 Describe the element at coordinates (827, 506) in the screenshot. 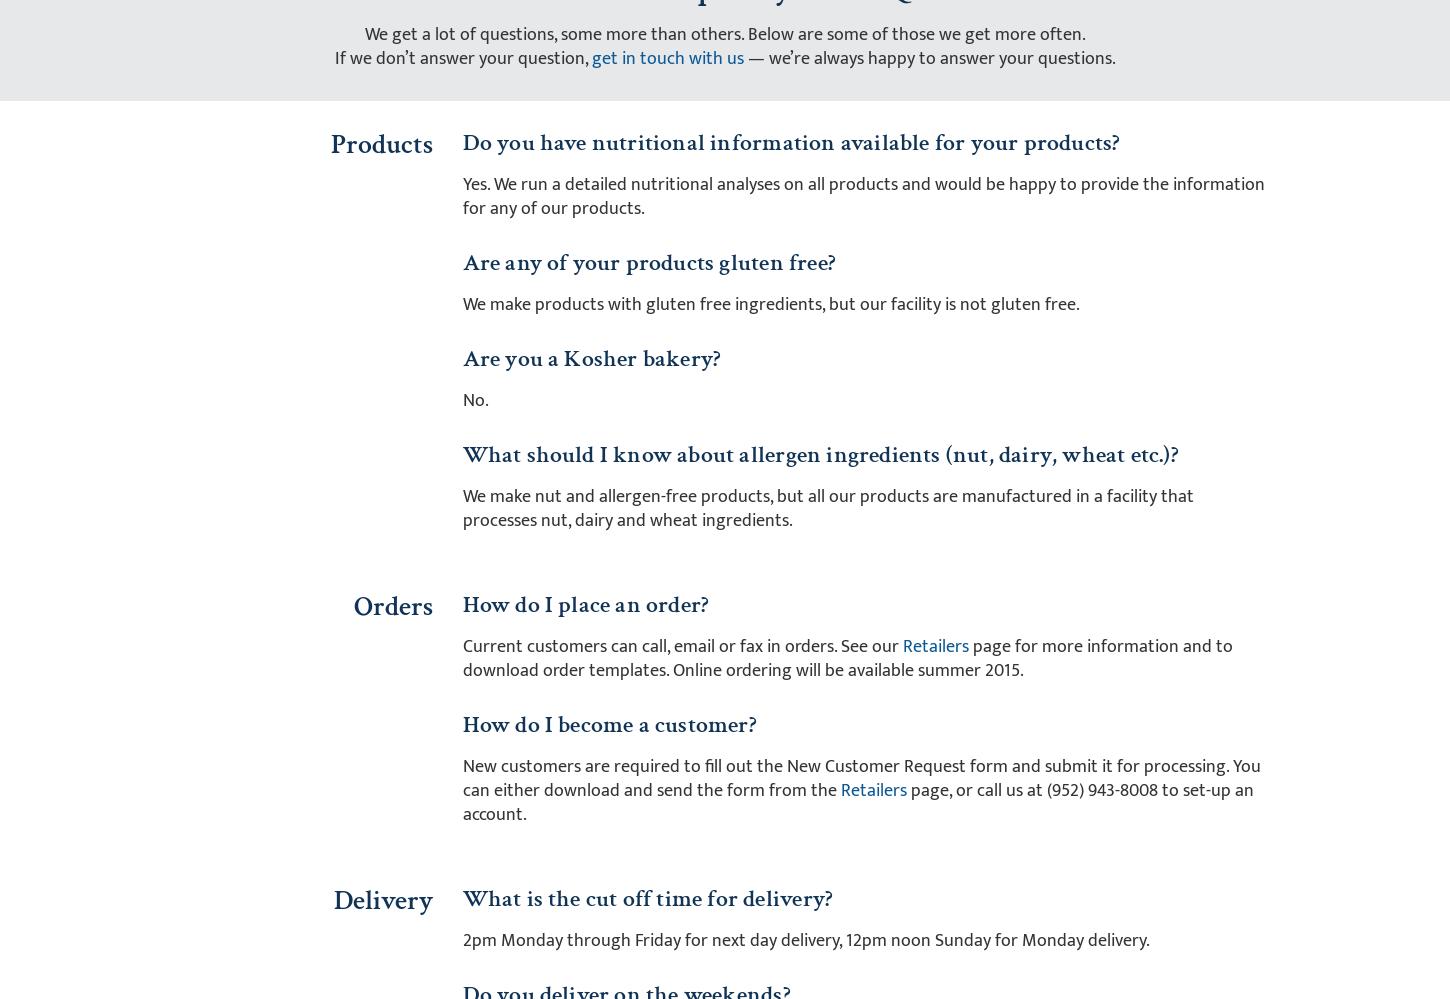

I see `'We make nut and allergen-free products, but all our products are manufactured in a facility that processes nut, dairy and wheat ingredients.'` at that location.